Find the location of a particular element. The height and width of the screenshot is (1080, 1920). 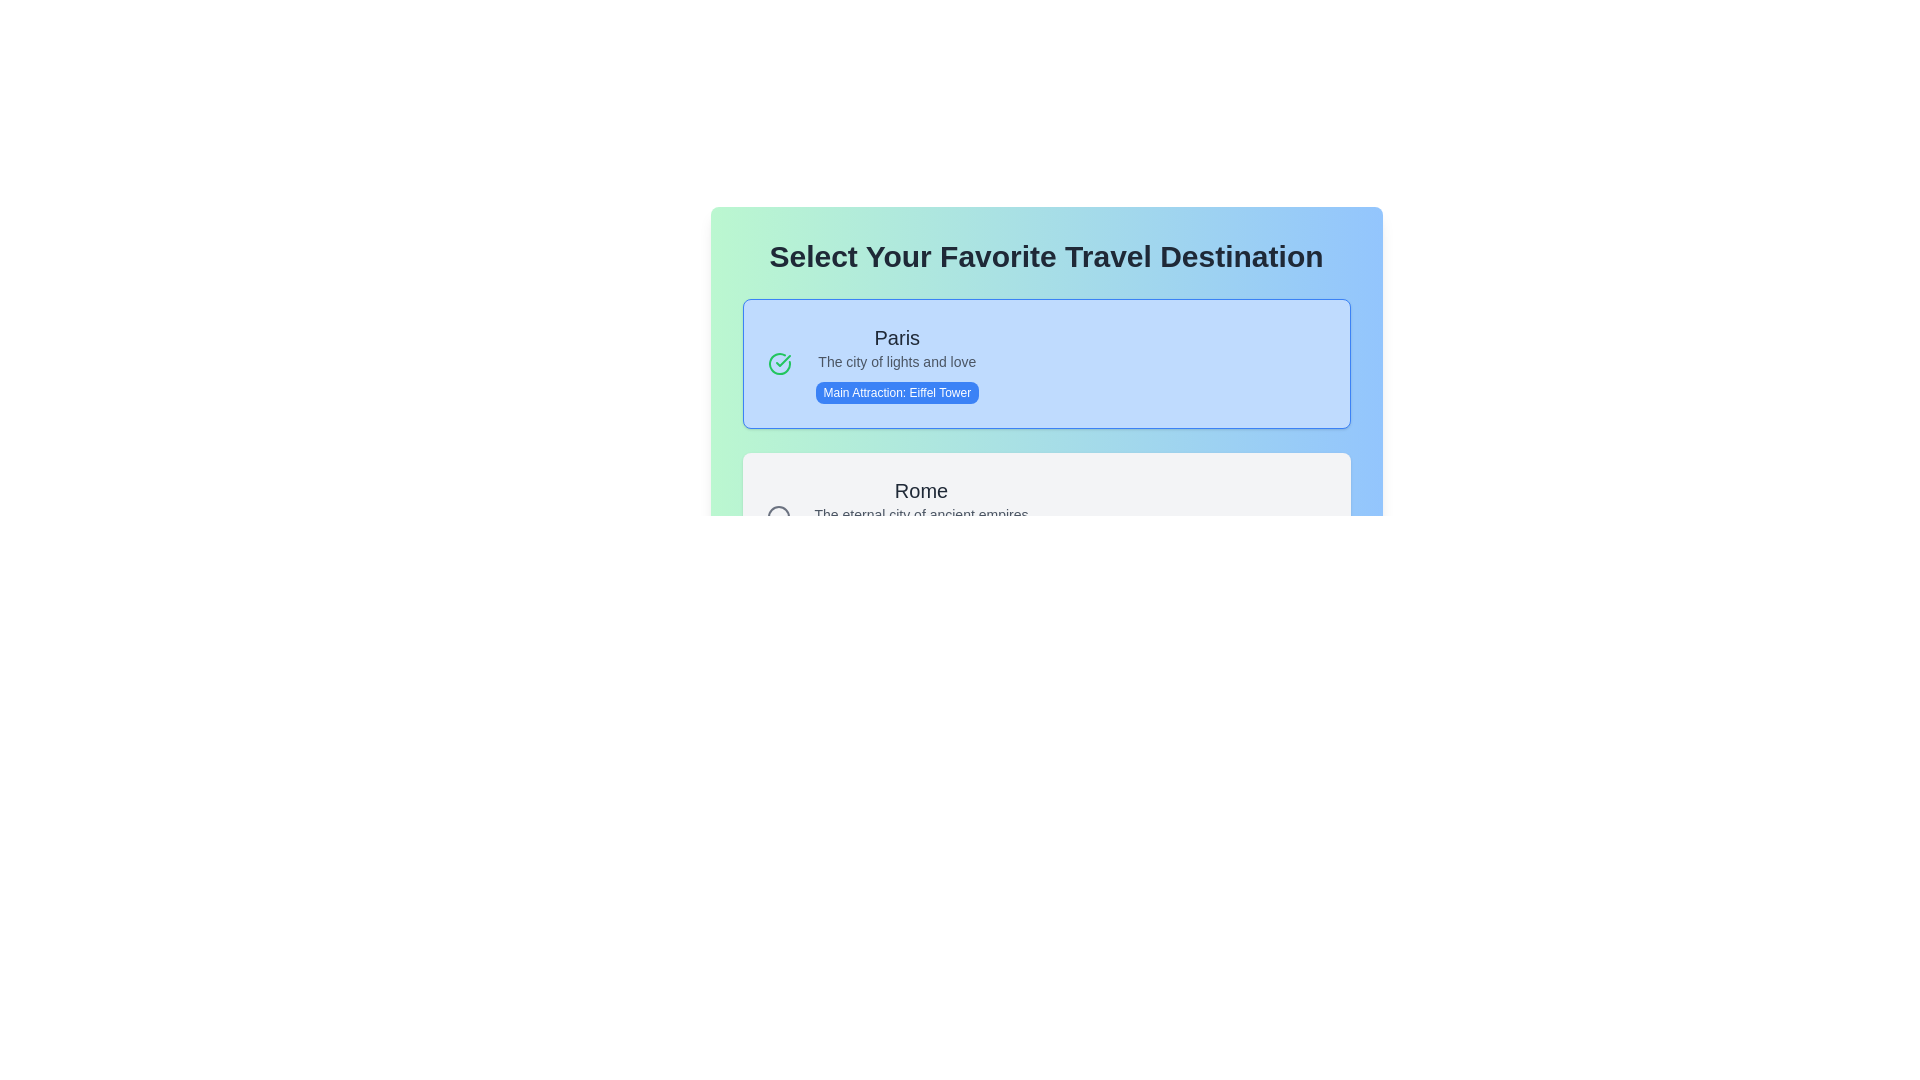

the decorative or interactive icon associated with the travel destination block for 'Rome', located at the top-left corner of the 'Rome' travel block is located at coordinates (777, 515).